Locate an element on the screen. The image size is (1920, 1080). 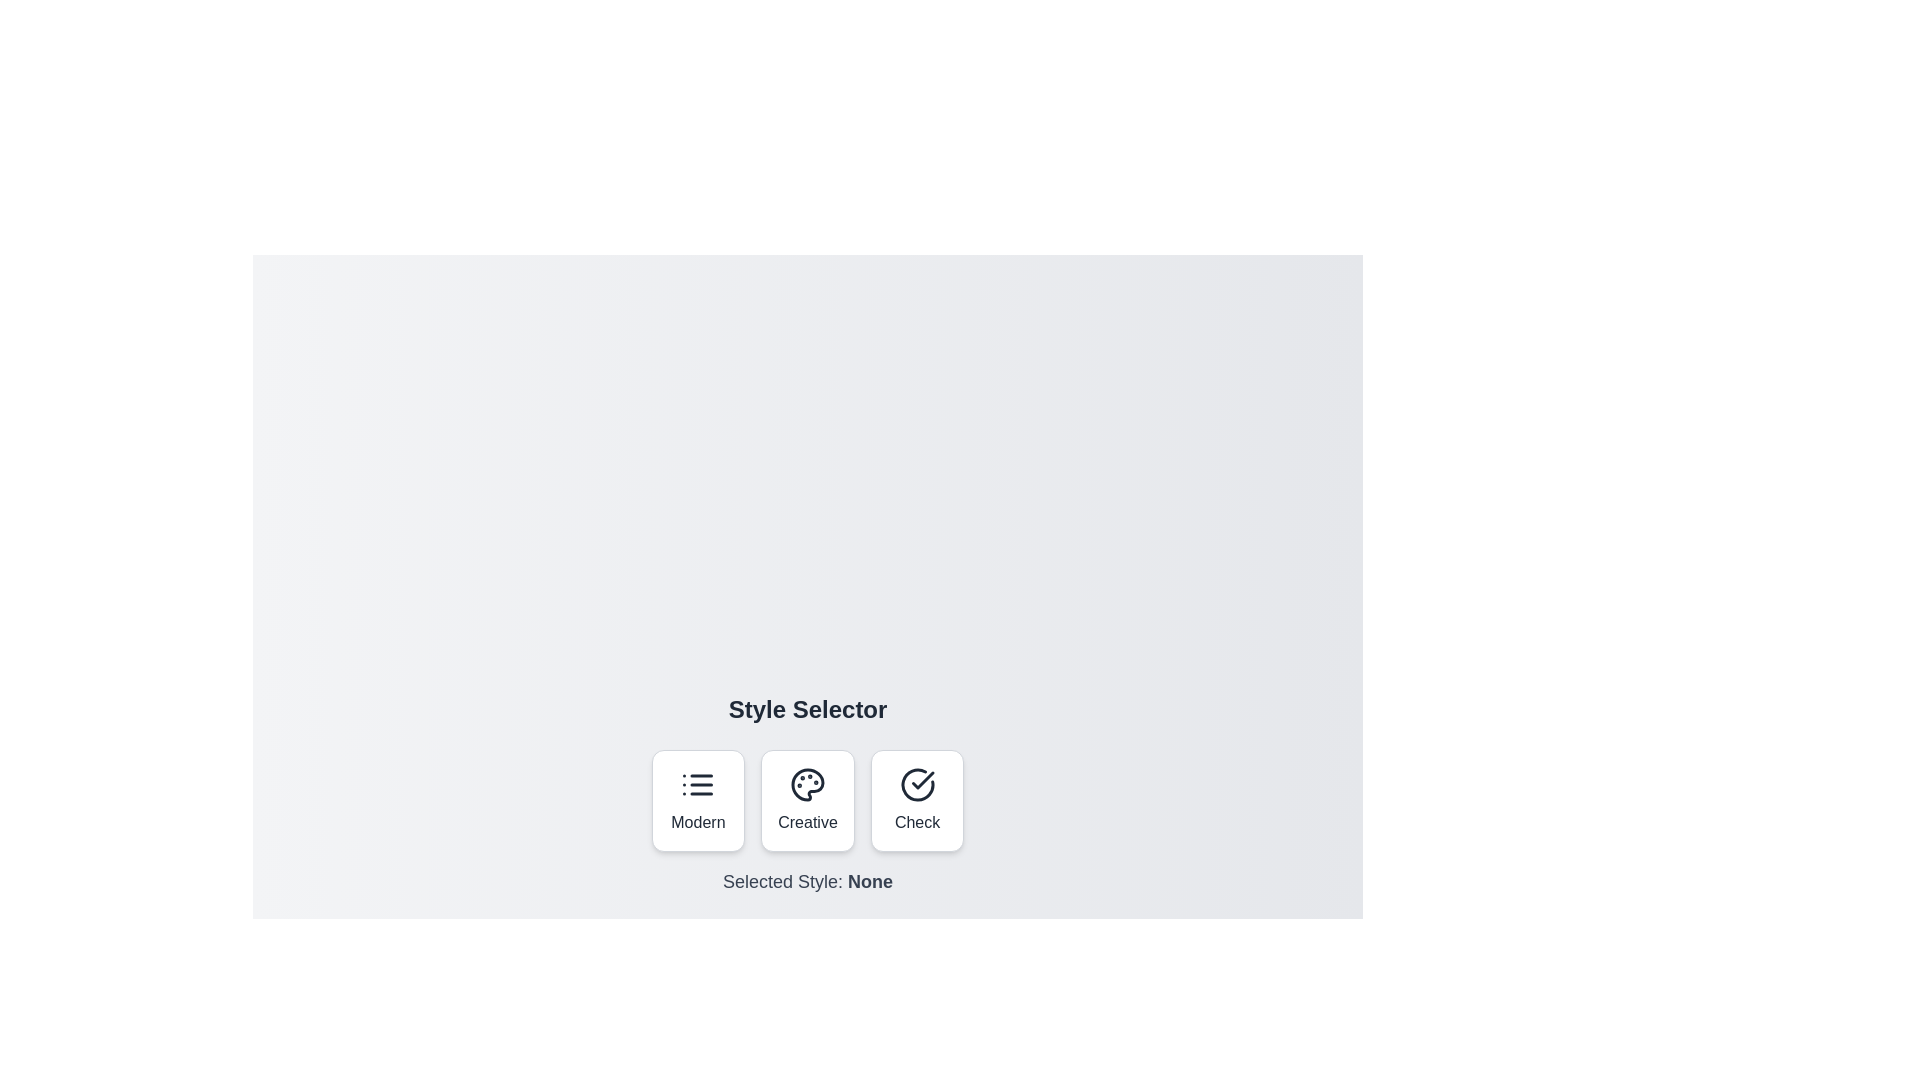
the style button labeled Check is located at coordinates (916, 800).